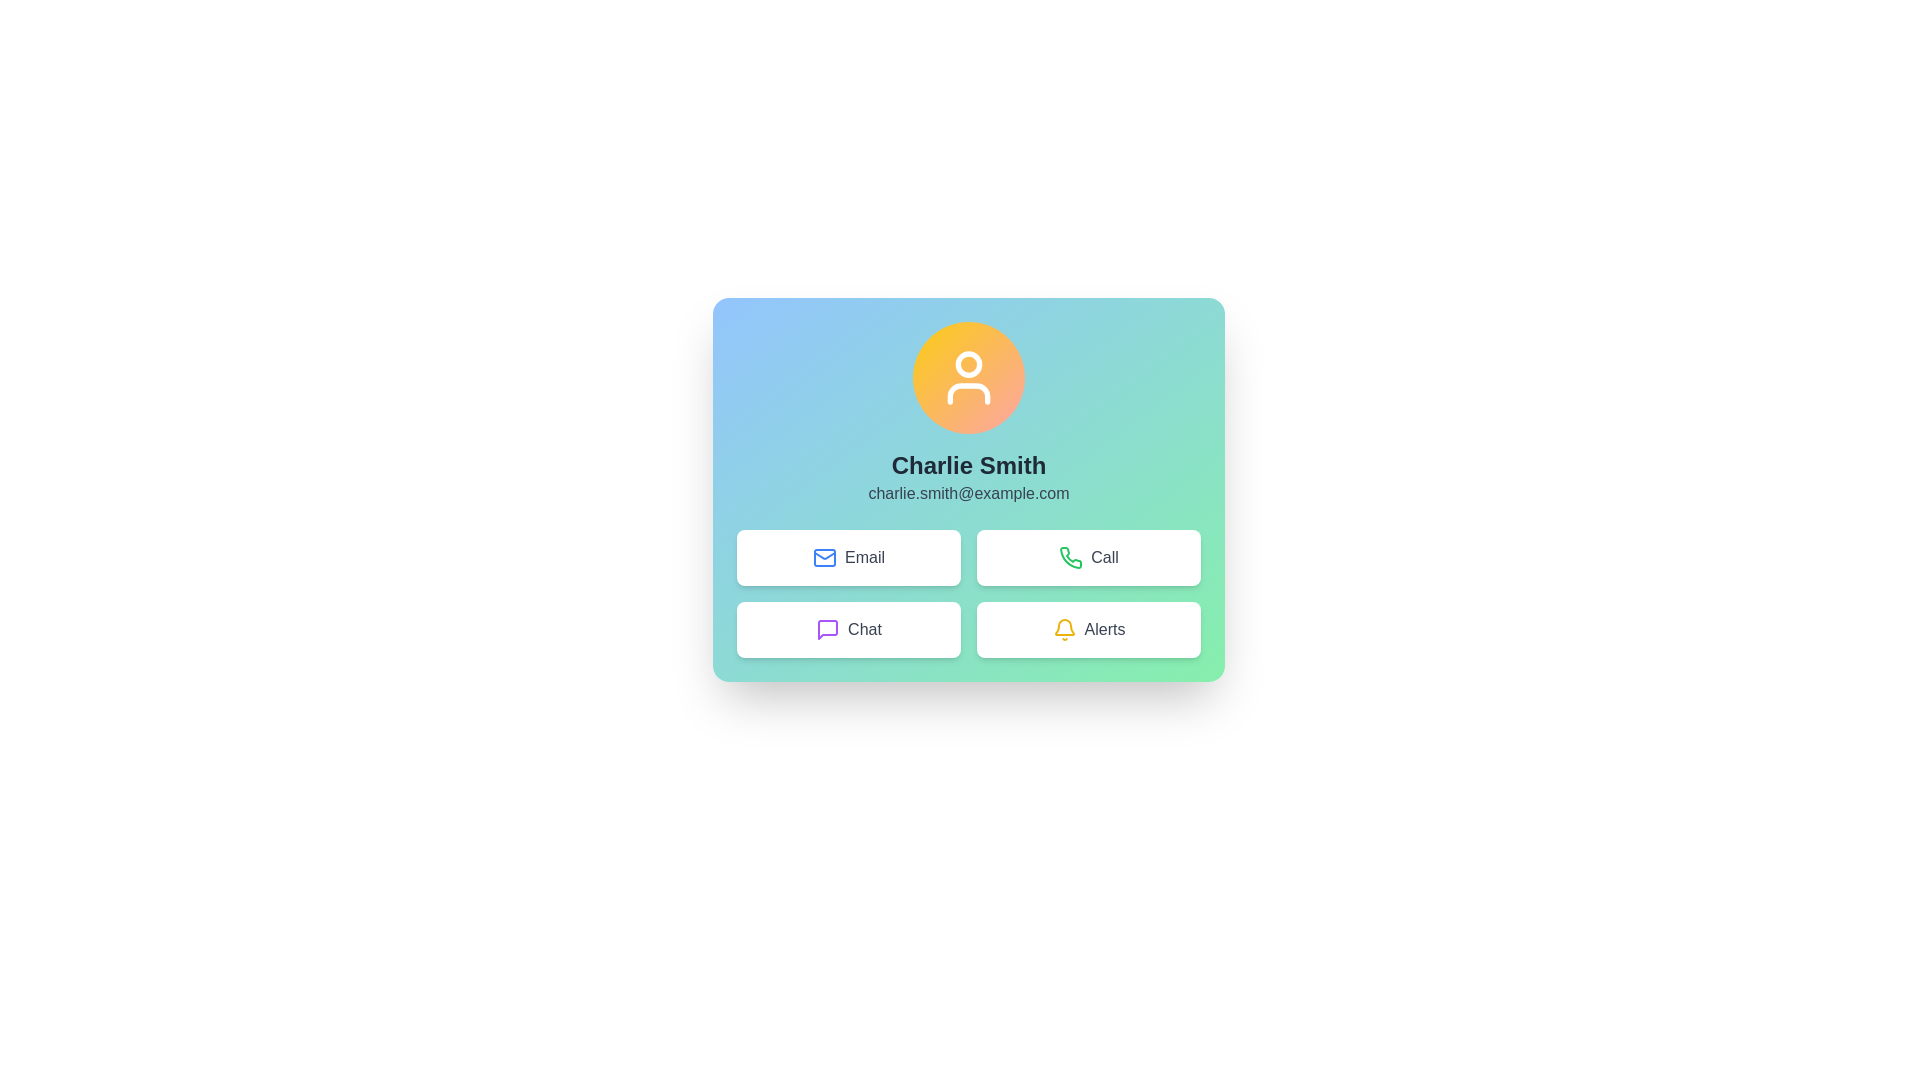 The width and height of the screenshot is (1920, 1080). What do you see at coordinates (969, 493) in the screenshot?
I see `the static text displaying 'charlie.smith@example.com' in gray color, located centrally beneath the 'Charlie Smith' label` at bounding box center [969, 493].